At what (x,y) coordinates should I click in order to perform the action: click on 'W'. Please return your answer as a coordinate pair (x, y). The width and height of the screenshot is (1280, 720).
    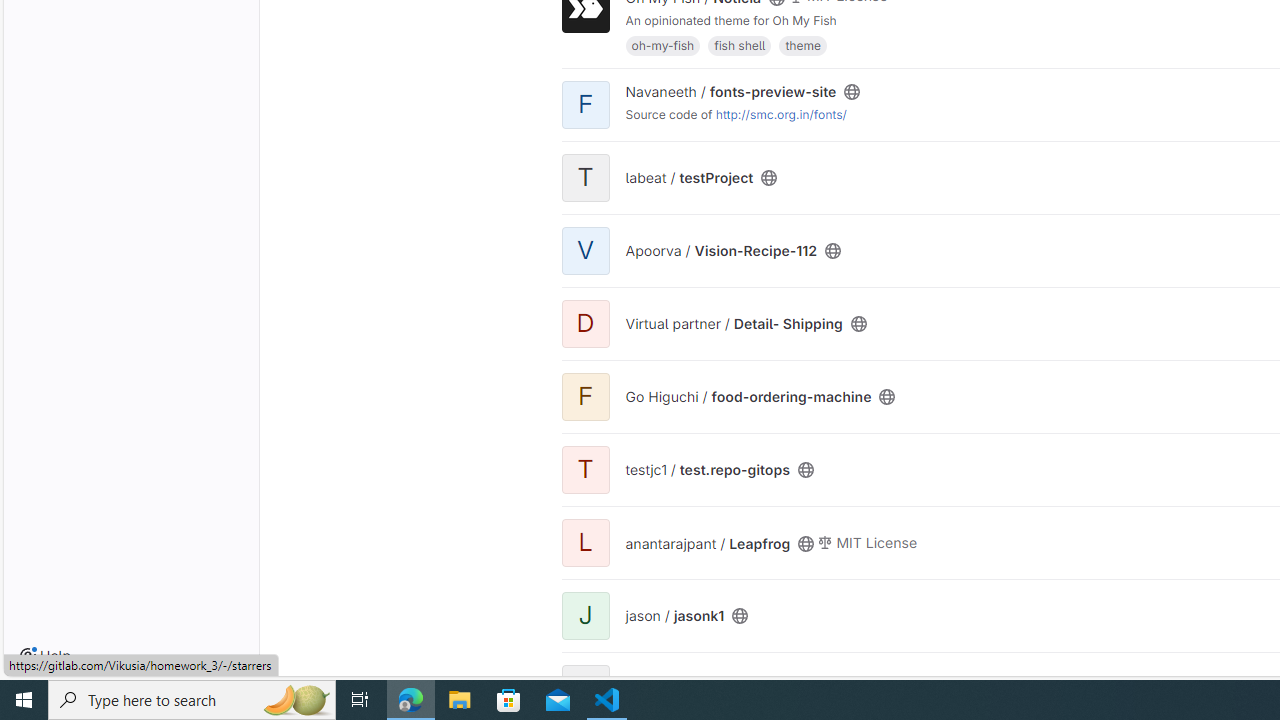
    Looking at the image, I should click on (584, 687).